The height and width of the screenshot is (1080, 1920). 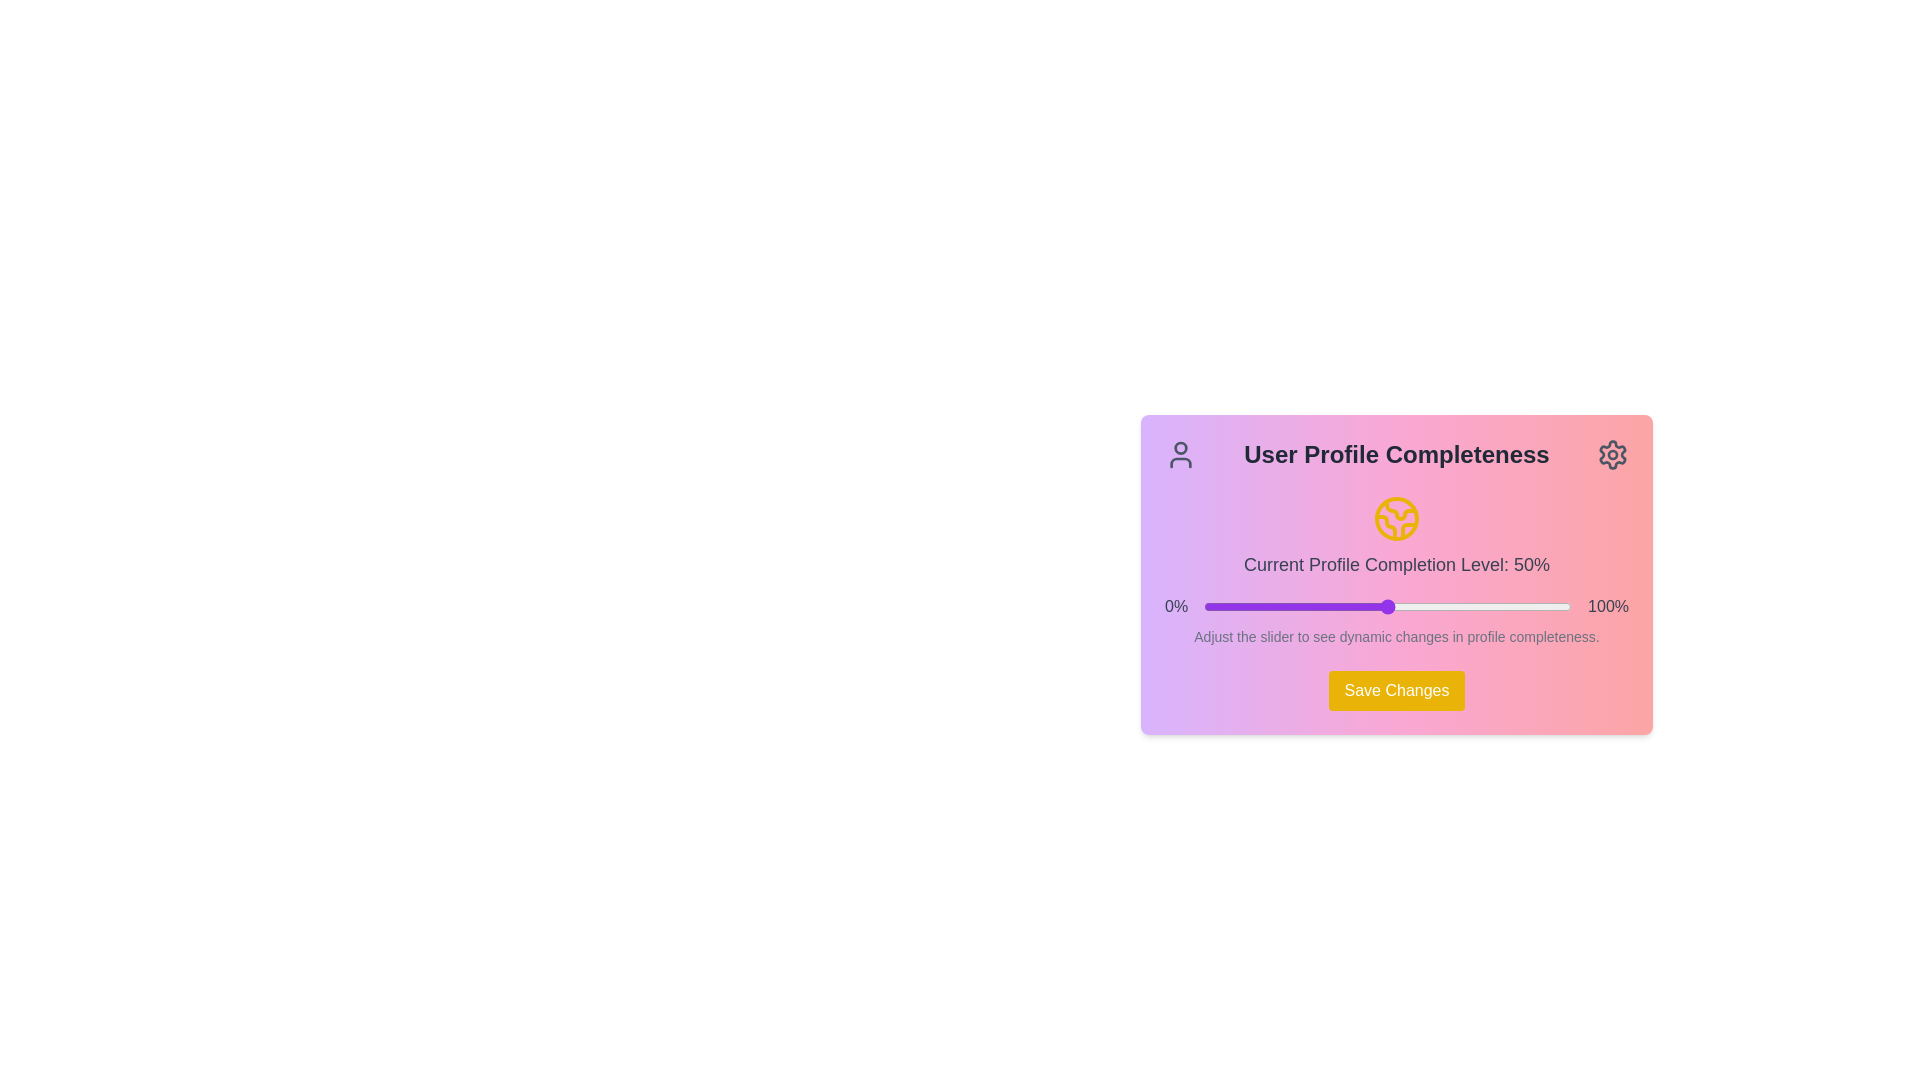 What do you see at coordinates (1395, 518) in the screenshot?
I see `the circular globe icon with yellow stroke lines that represents the user's profile completion level, located above the text 'Current Profile Completion Level: 50%'` at bounding box center [1395, 518].